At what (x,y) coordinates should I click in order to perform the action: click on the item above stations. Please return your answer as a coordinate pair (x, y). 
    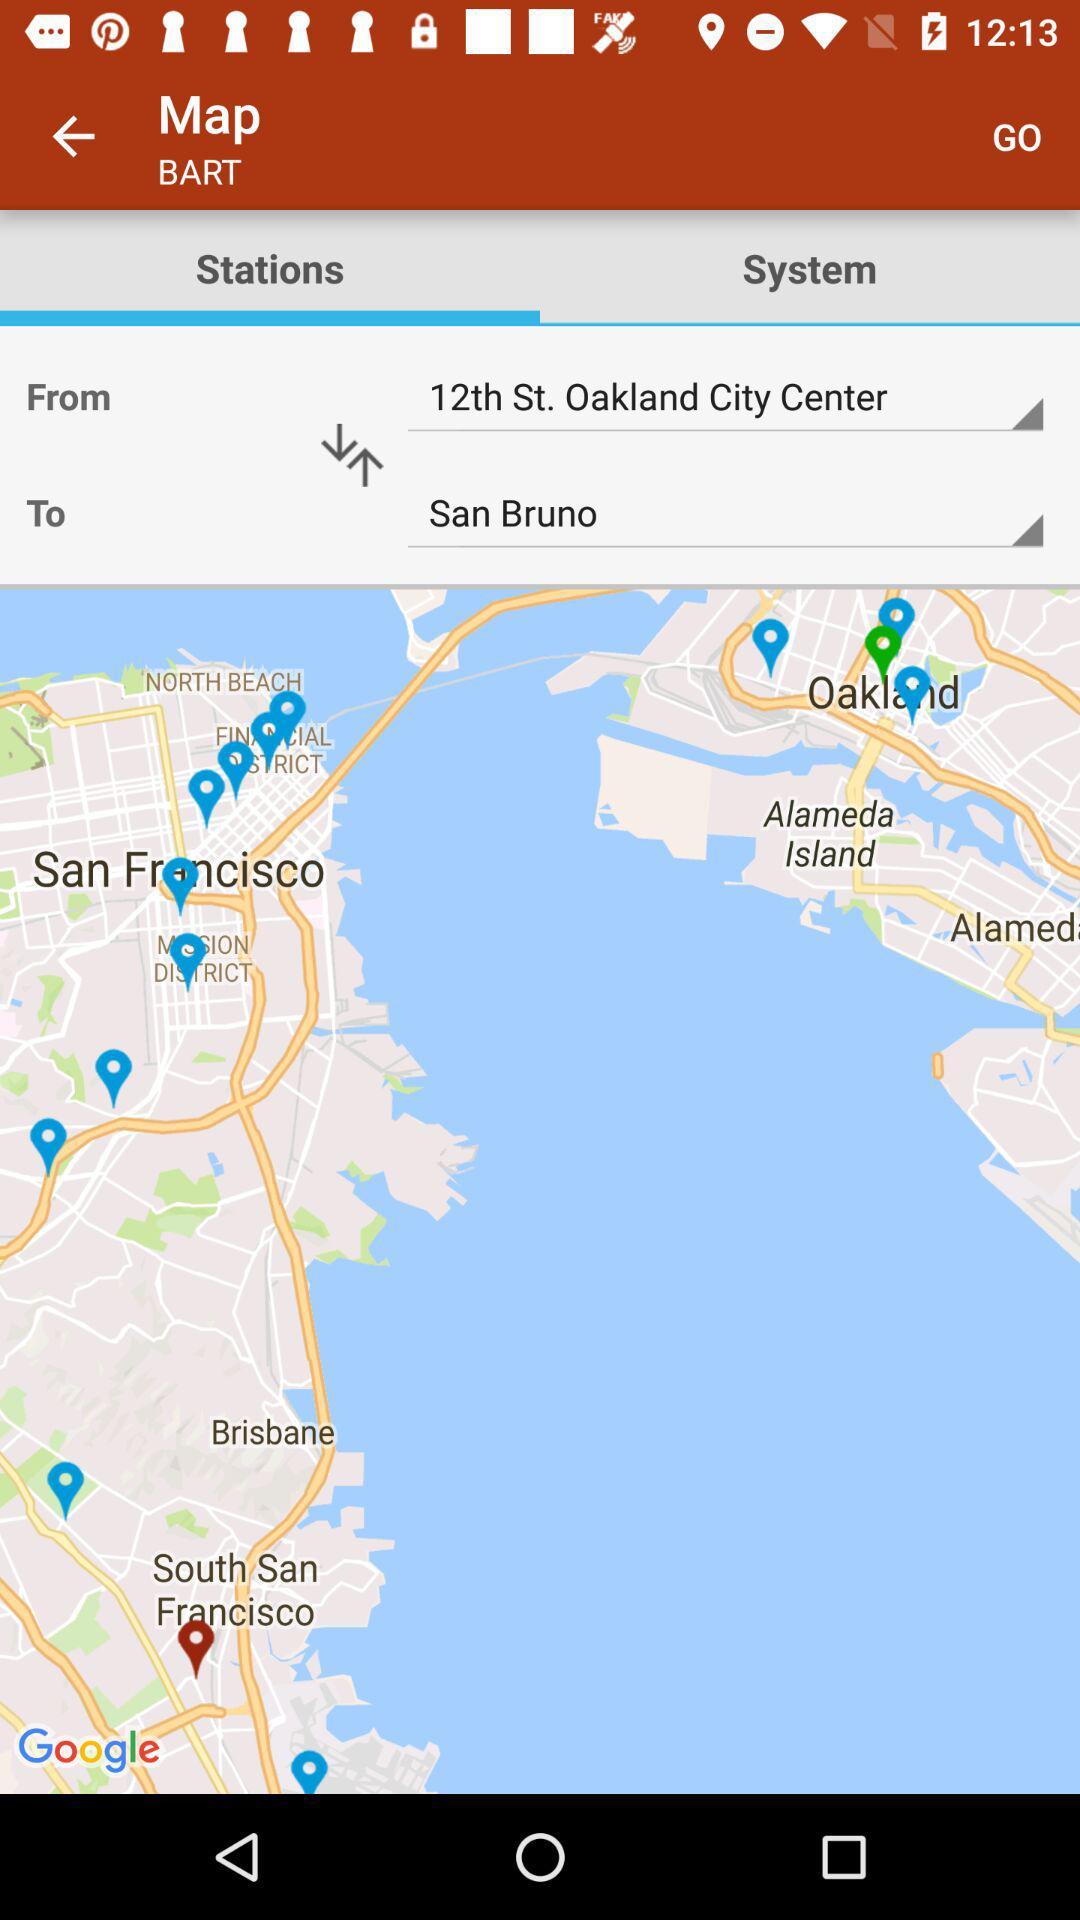
    Looking at the image, I should click on (72, 135).